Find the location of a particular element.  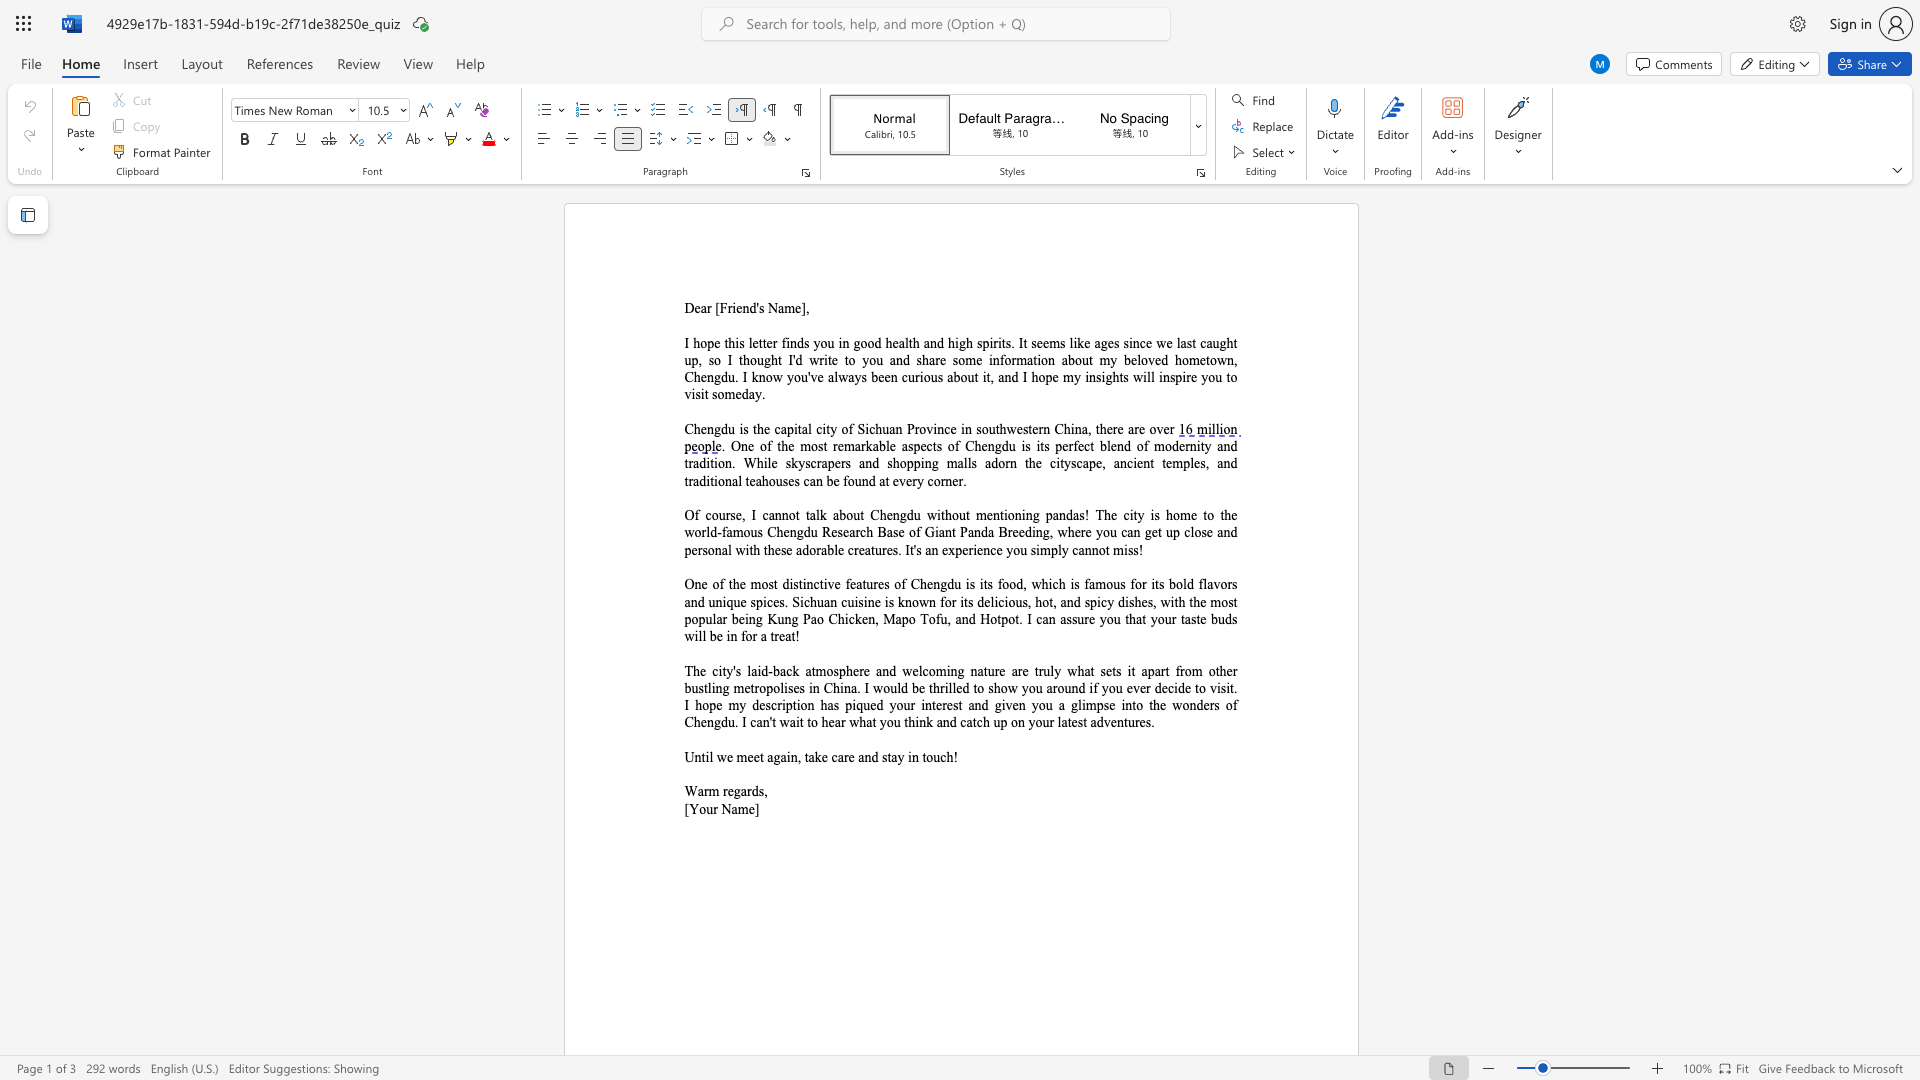

the subset text "I kn" within the text "write to you and share some information about my beloved hometown, Chengdu. I know" is located at coordinates (741, 377).